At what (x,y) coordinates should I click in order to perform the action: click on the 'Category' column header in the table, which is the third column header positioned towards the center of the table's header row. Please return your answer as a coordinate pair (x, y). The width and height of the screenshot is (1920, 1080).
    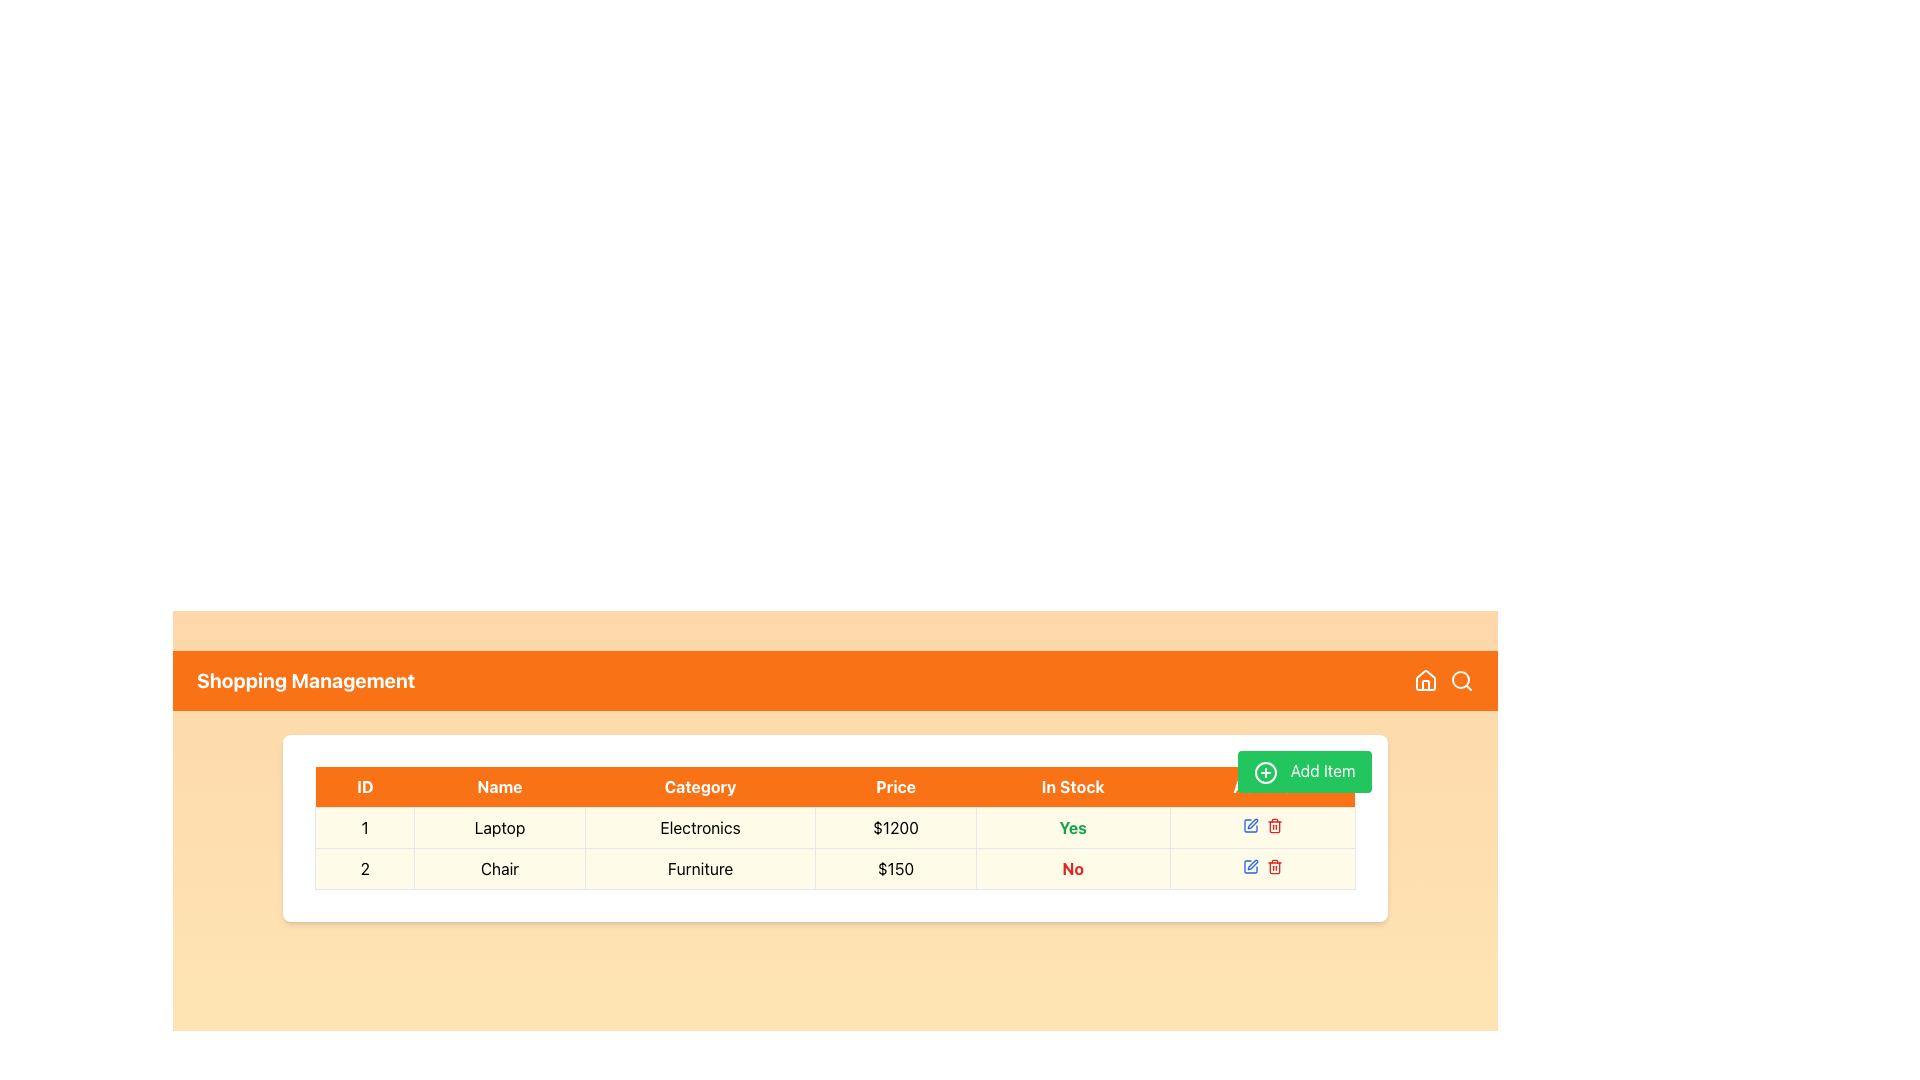
    Looking at the image, I should click on (700, 786).